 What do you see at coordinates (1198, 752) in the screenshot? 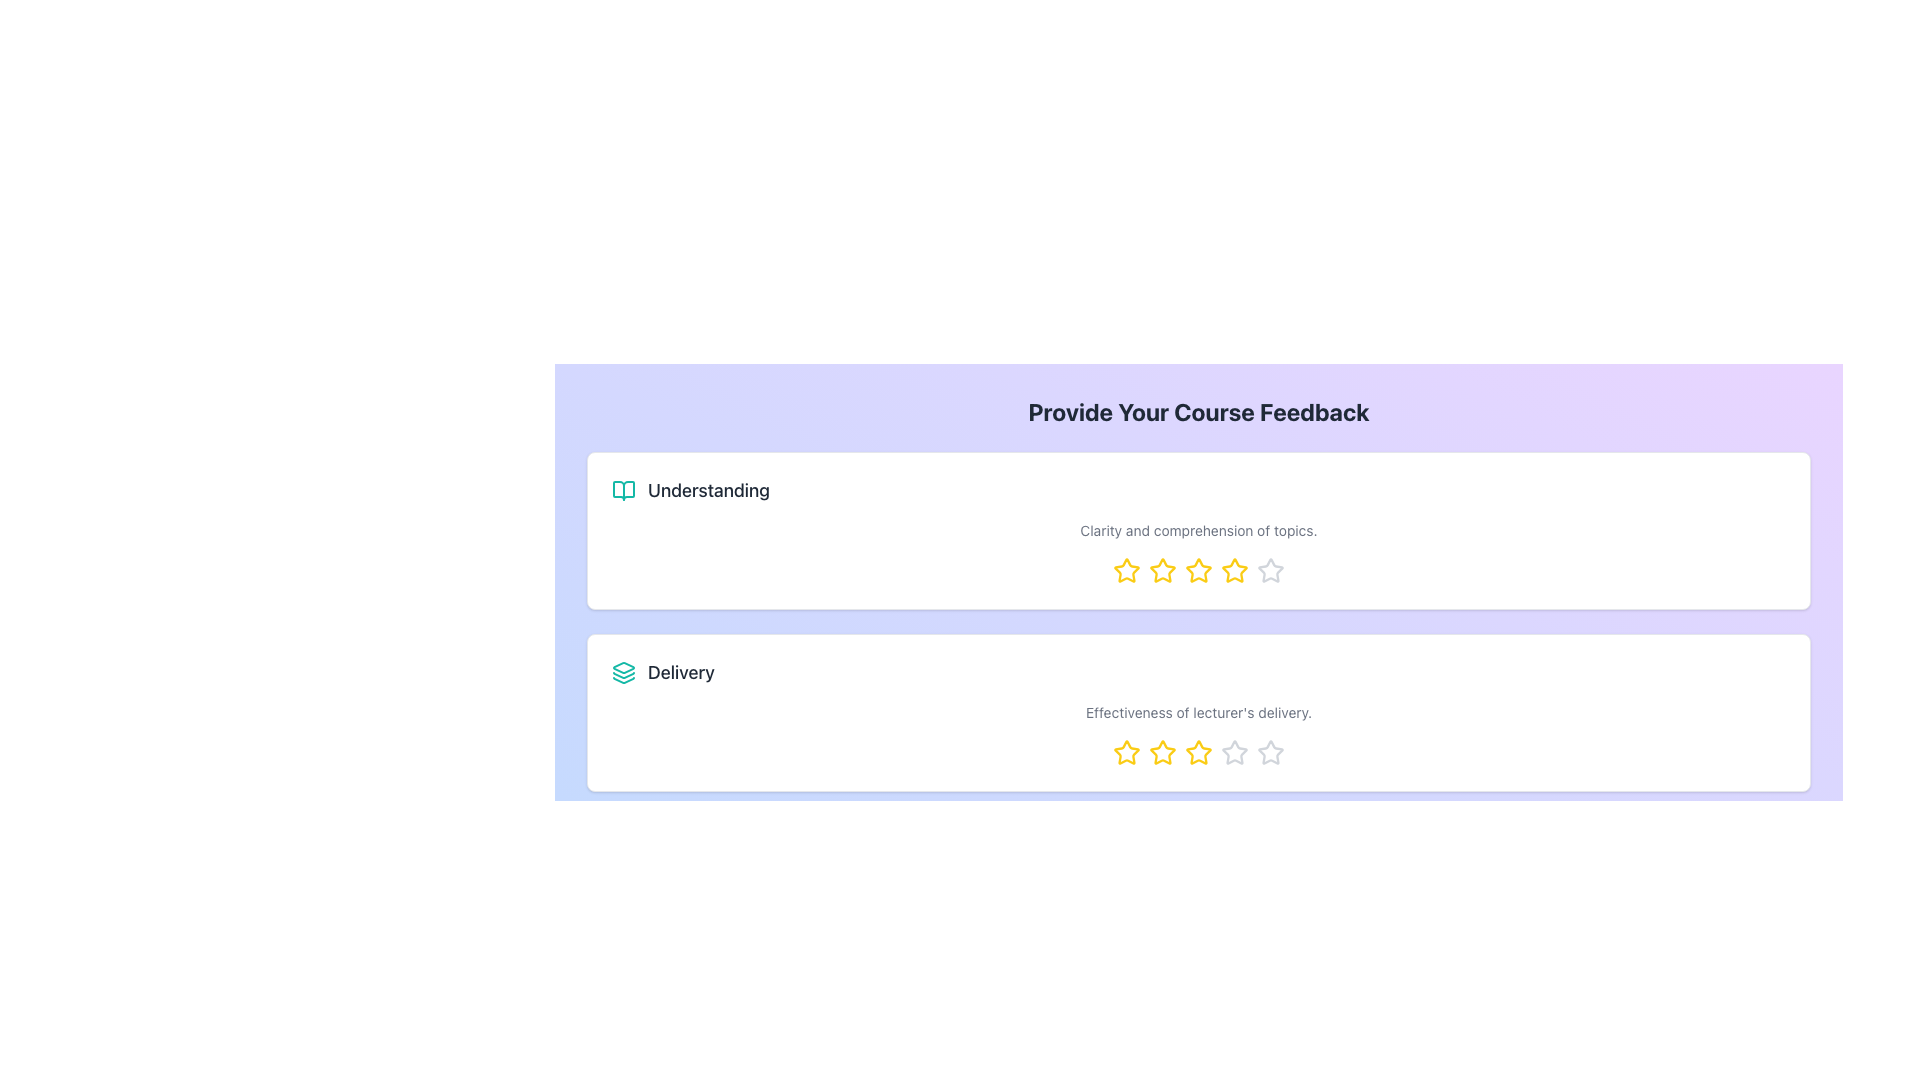
I see `on the fourth yellow rating star icon under the 'Delivery' section` at bounding box center [1198, 752].